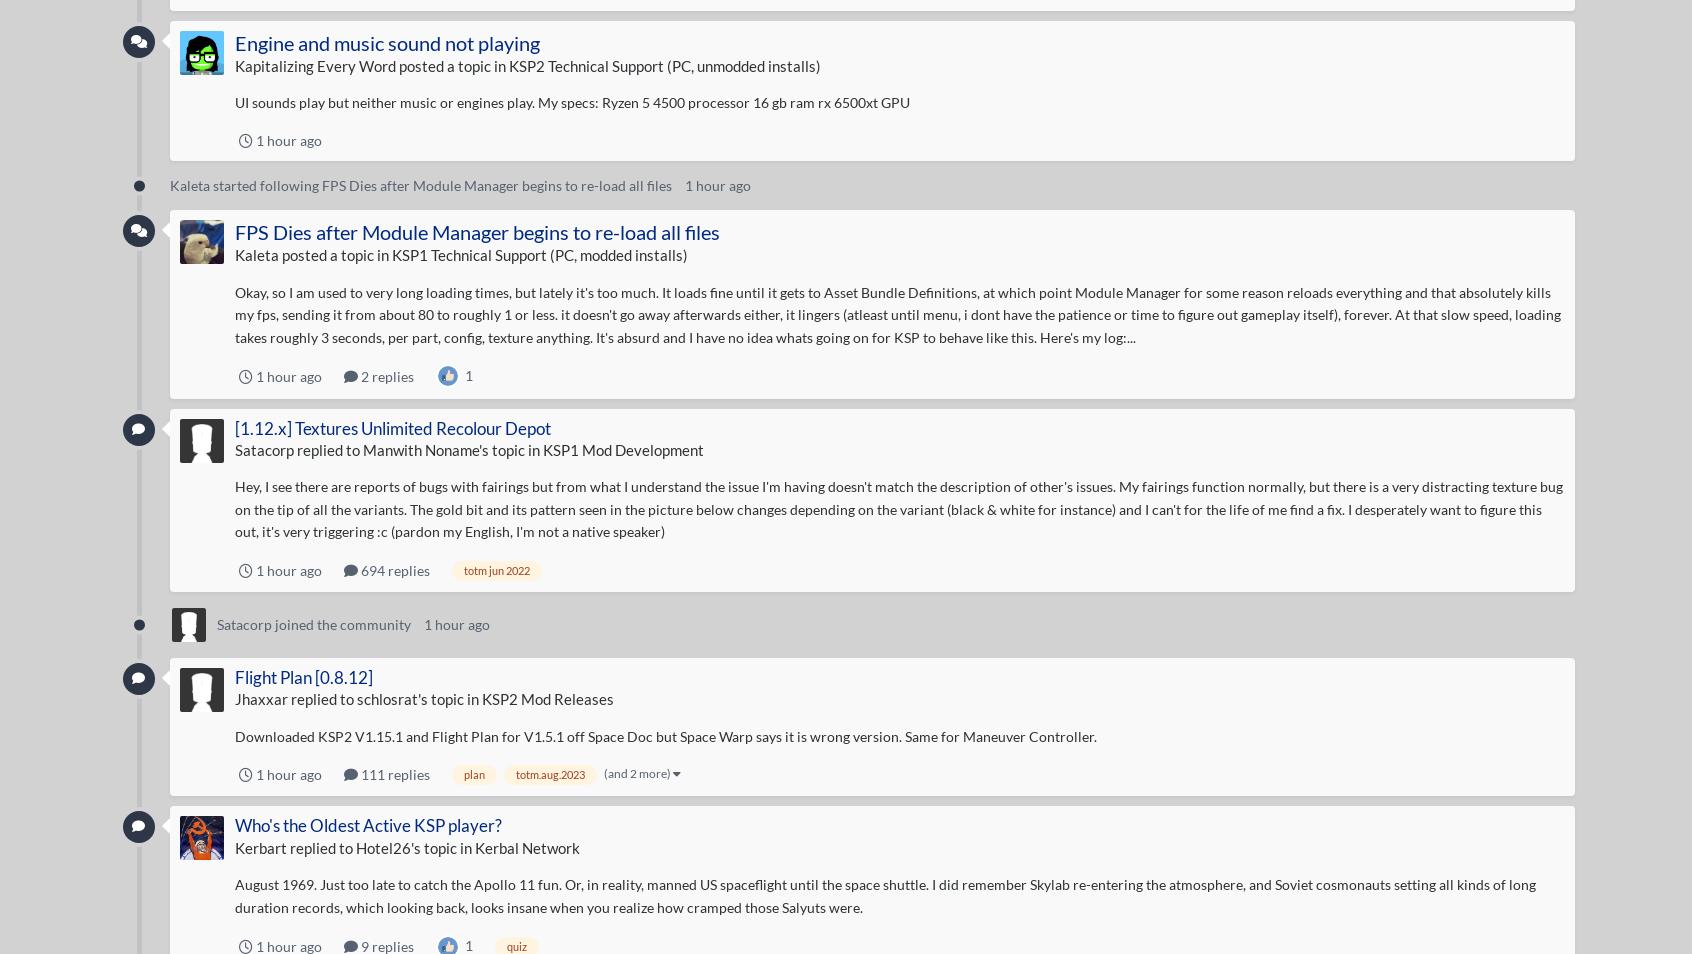 The image size is (1692, 954). What do you see at coordinates (621, 448) in the screenshot?
I see `'KSP1 Mod Development'` at bounding box center [621, 448].